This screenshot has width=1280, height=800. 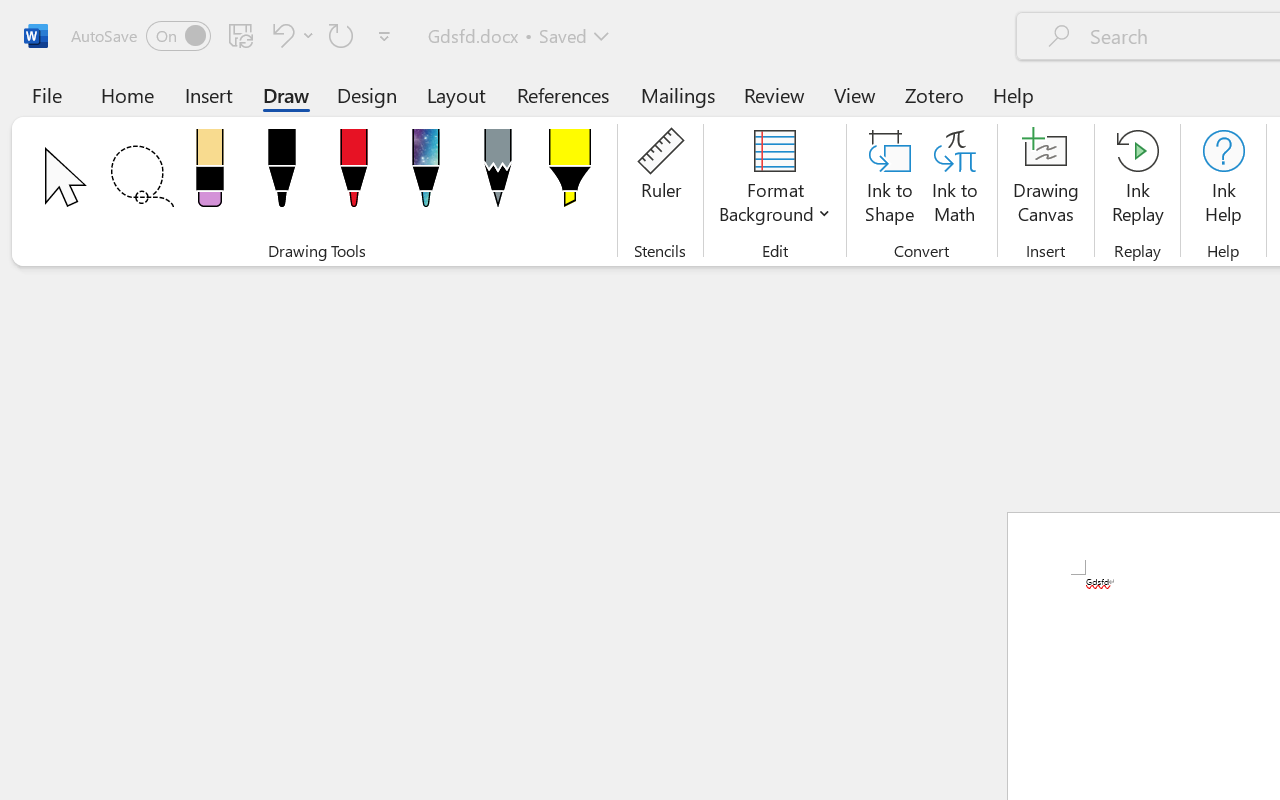 What do you see at coordinates (889, 179) in the screenshot?
I see `'Ink to Shape'` at bounding box center [889, 179].